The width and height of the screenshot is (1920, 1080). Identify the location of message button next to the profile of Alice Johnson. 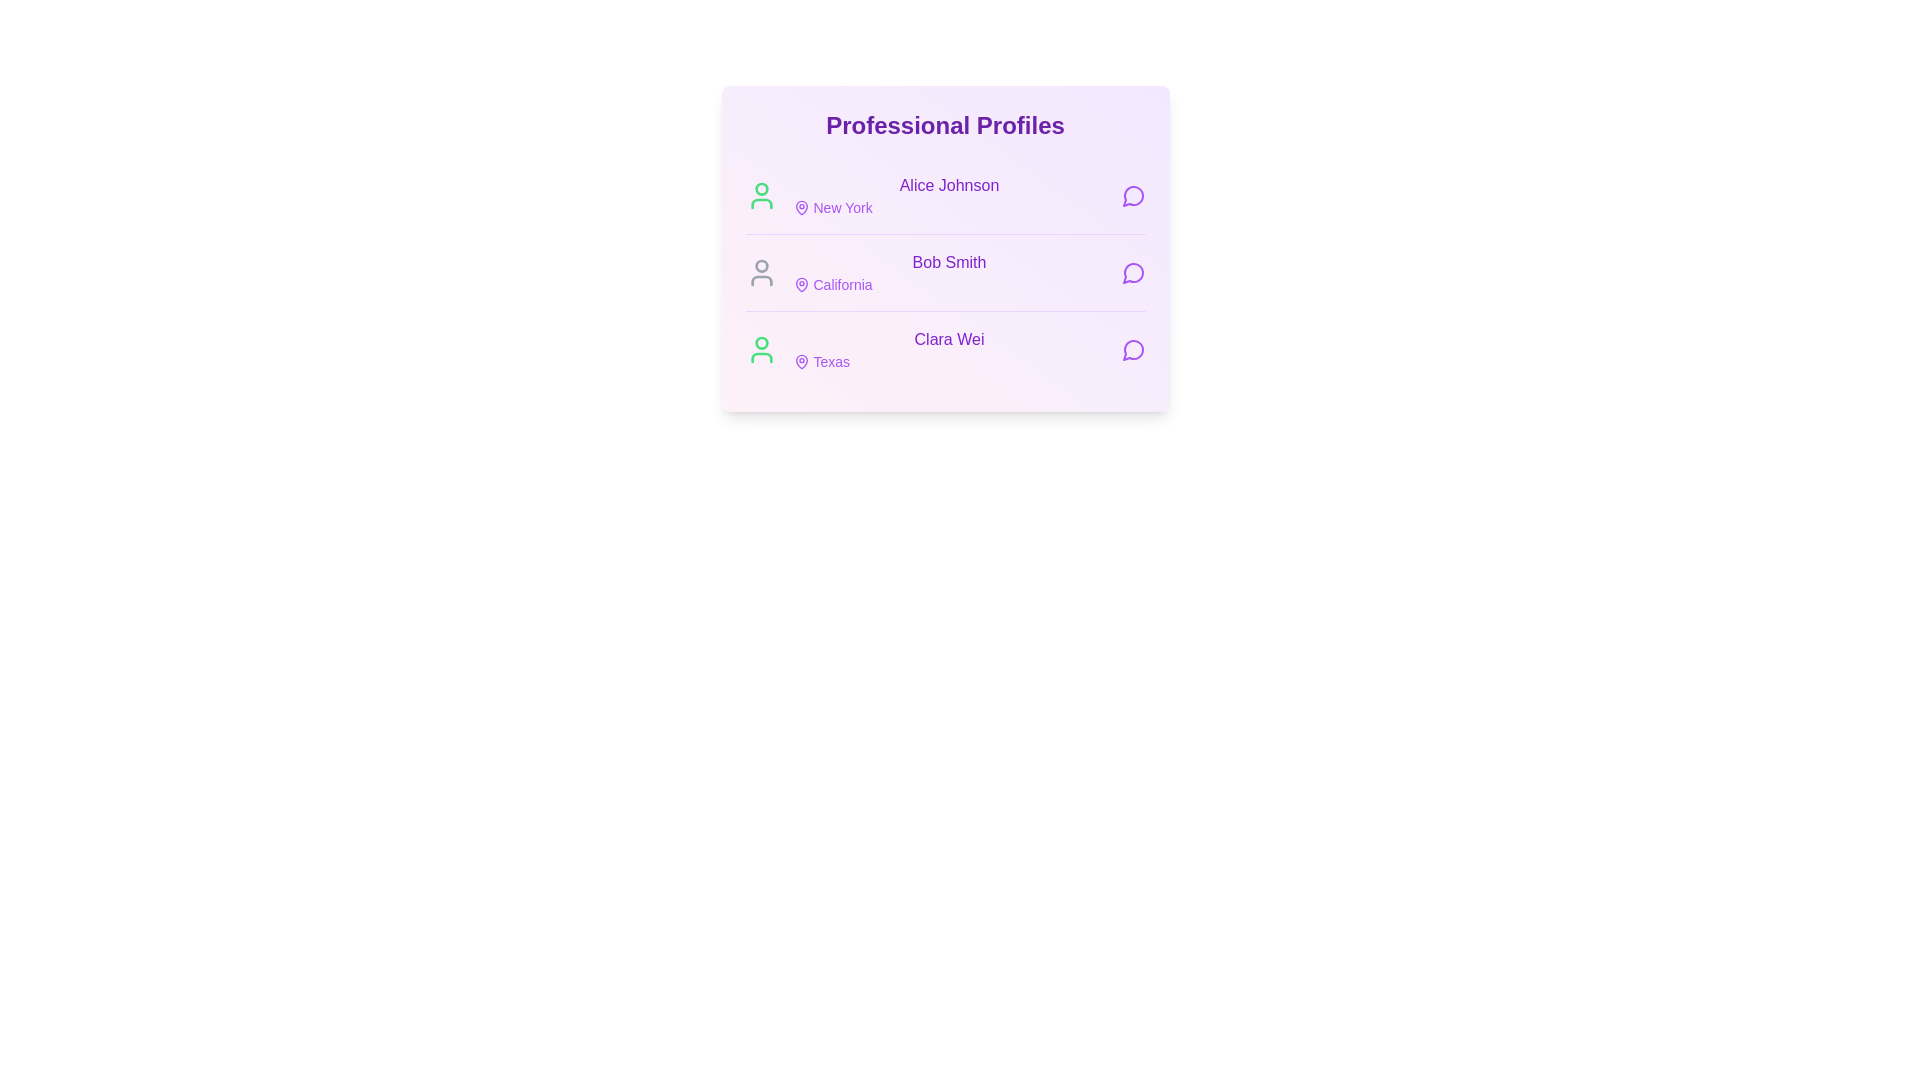
(1133, 196).